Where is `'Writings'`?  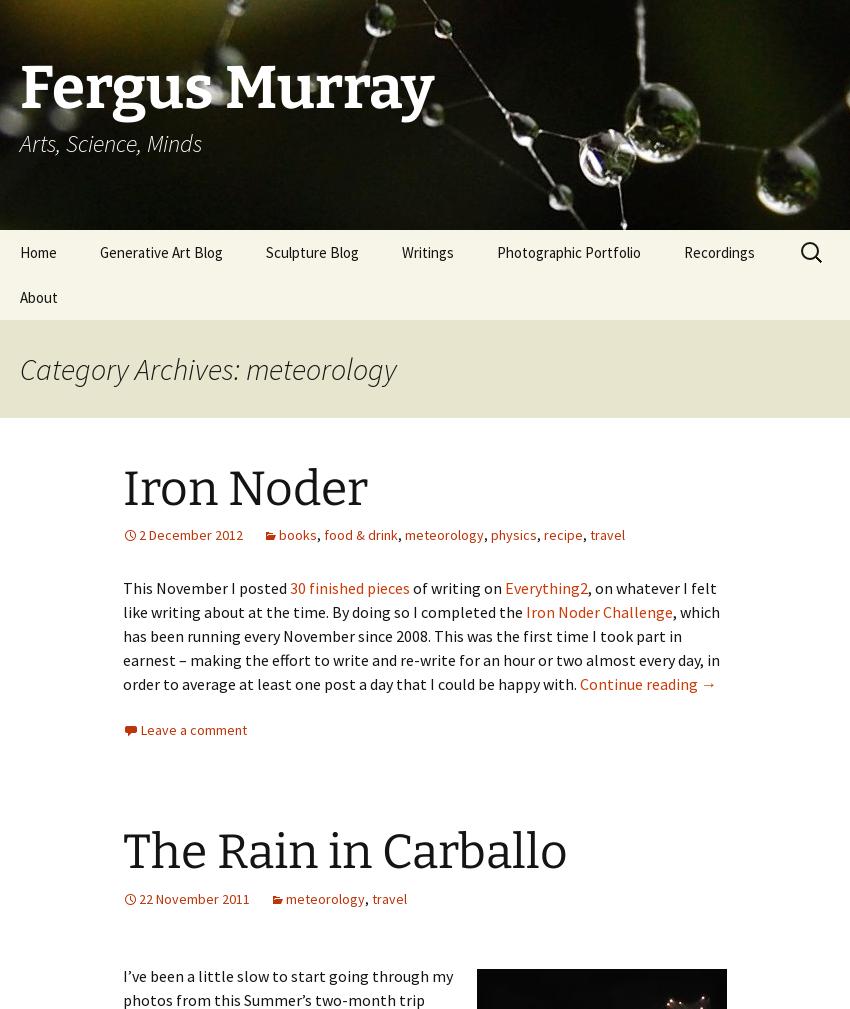
'Writings' is located at coordinates (426, 251).